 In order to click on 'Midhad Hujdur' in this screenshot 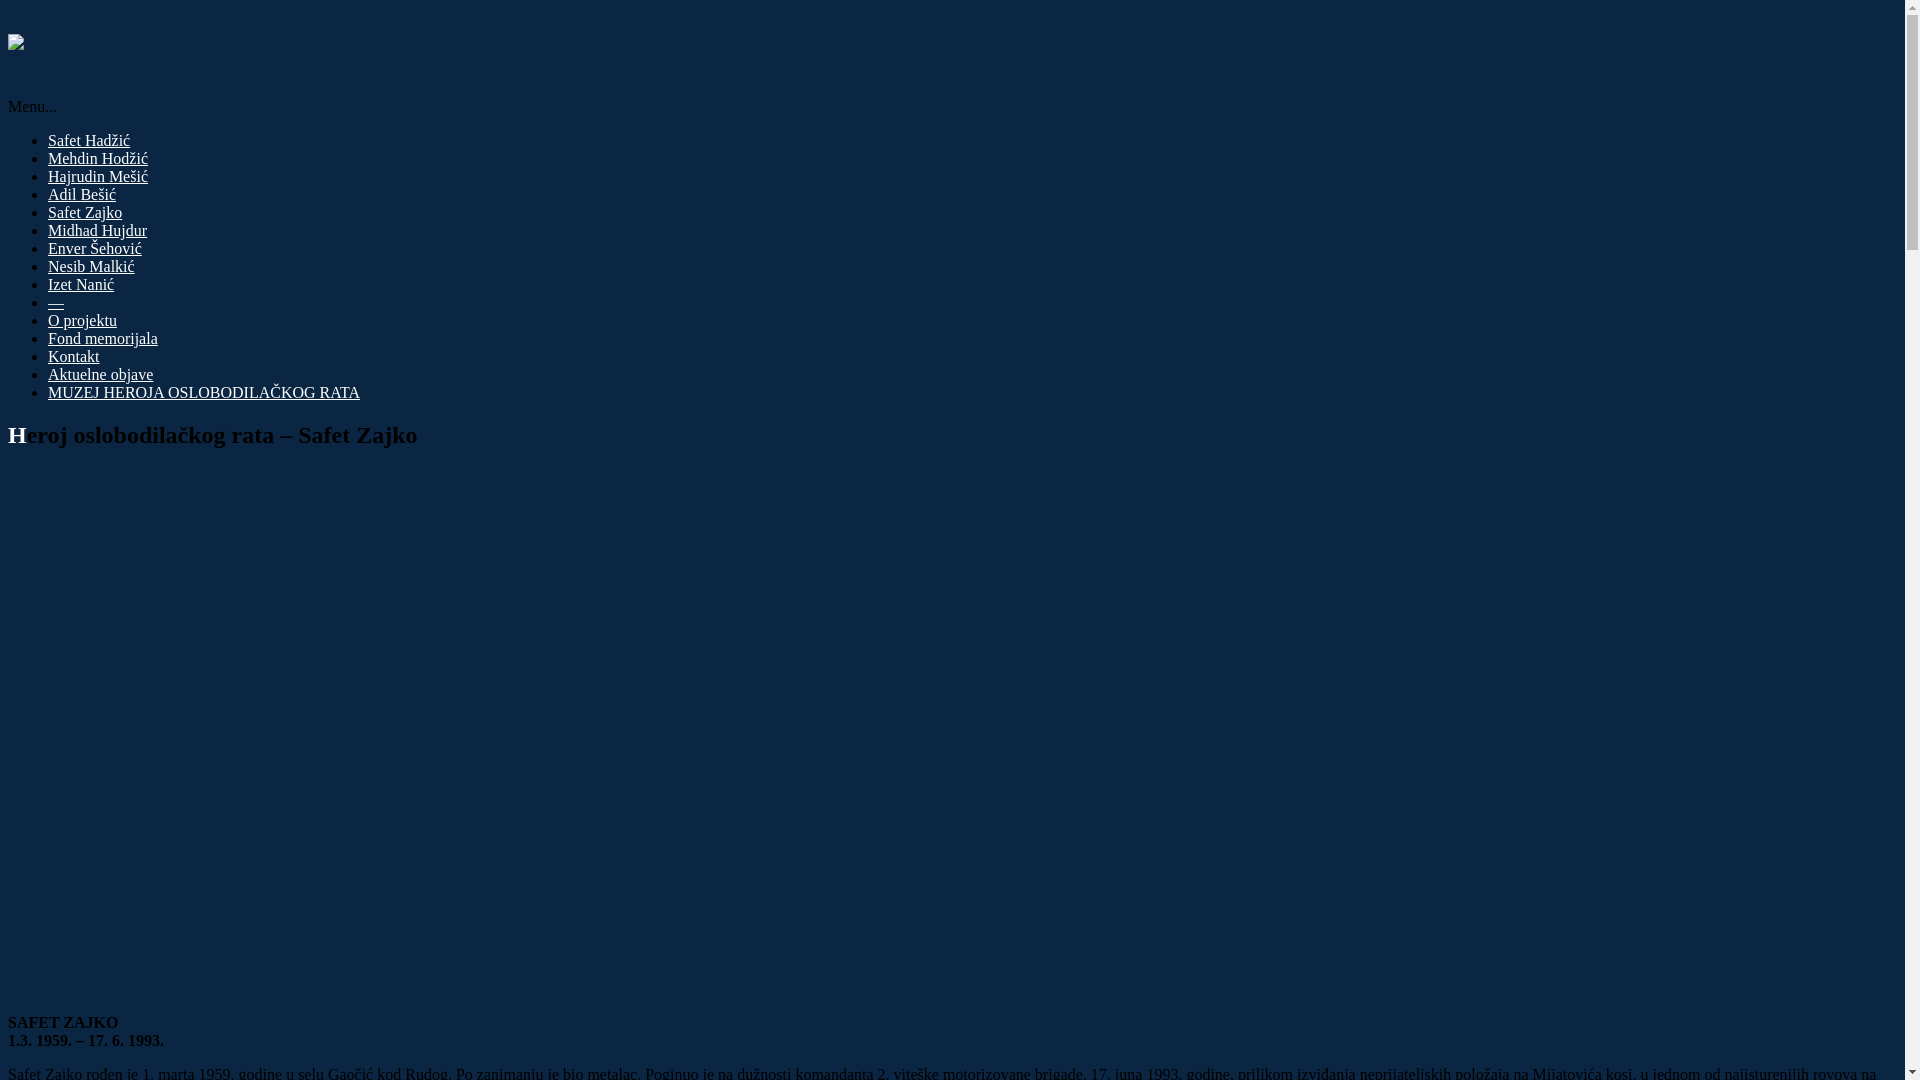, I will do `click(96, 229)`.